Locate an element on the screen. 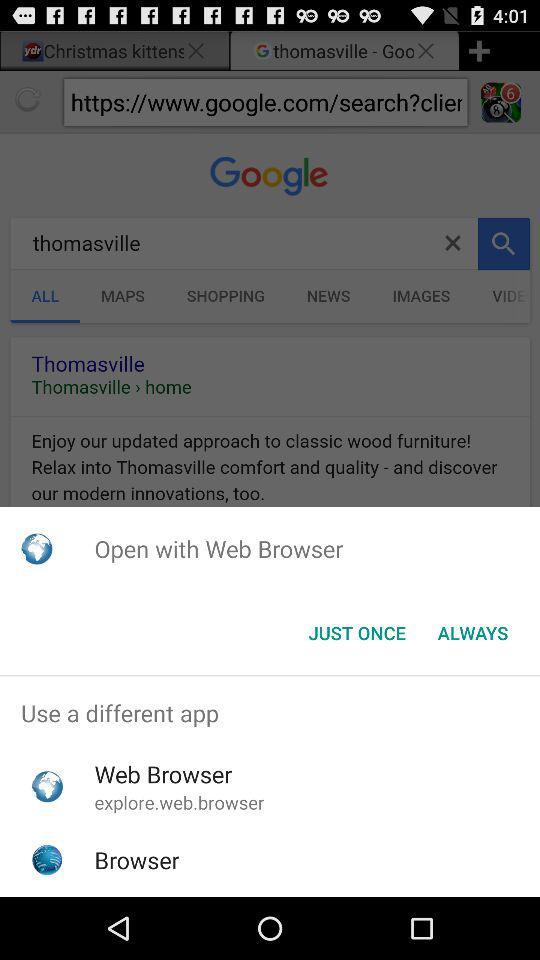  always on the right is located at coordinates (472, 632).